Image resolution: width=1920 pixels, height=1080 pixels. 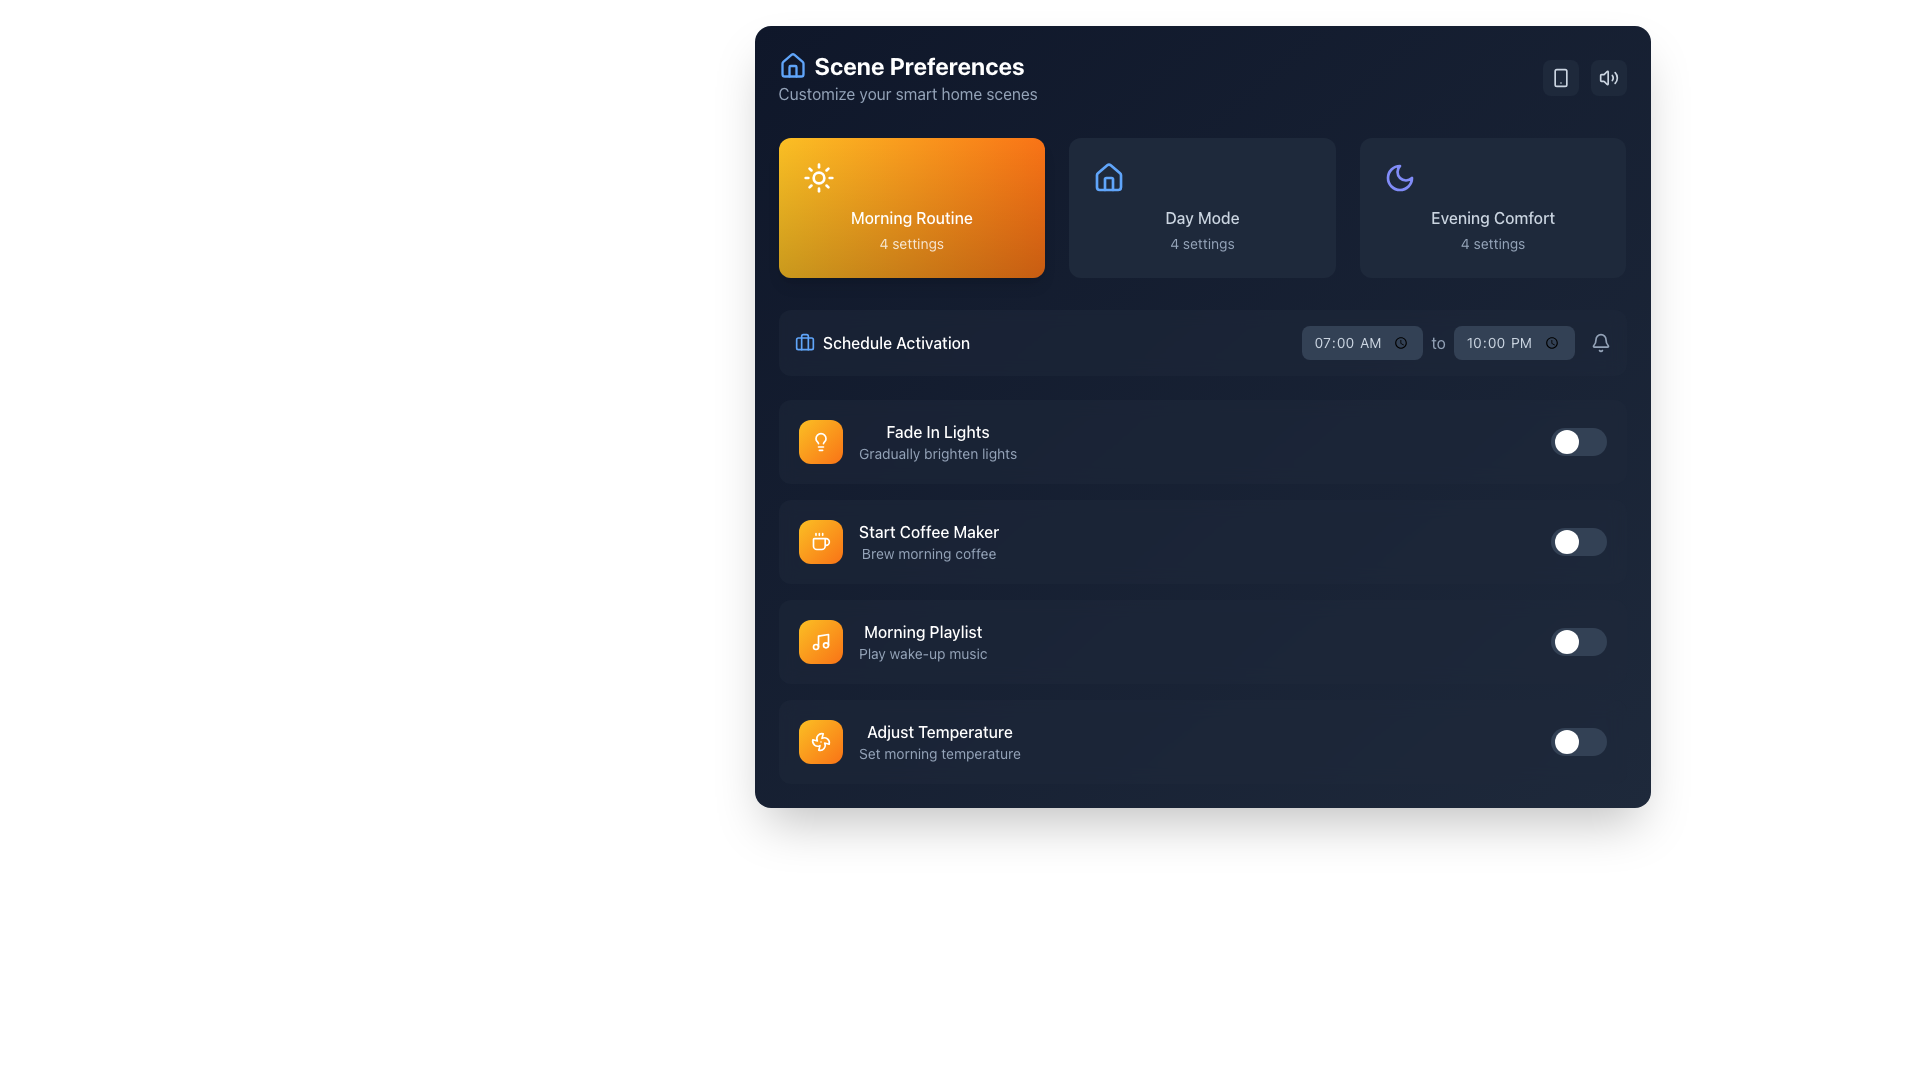 What do you see at coordinates (910, 242) in the screenshot?
I see `the text label indicating the number of configurations available for the 'Morning Routine' scene, which is located beneath the title text 'Morning Routine' within the 'Morning Routine' card` at bounding box center [910, 242].